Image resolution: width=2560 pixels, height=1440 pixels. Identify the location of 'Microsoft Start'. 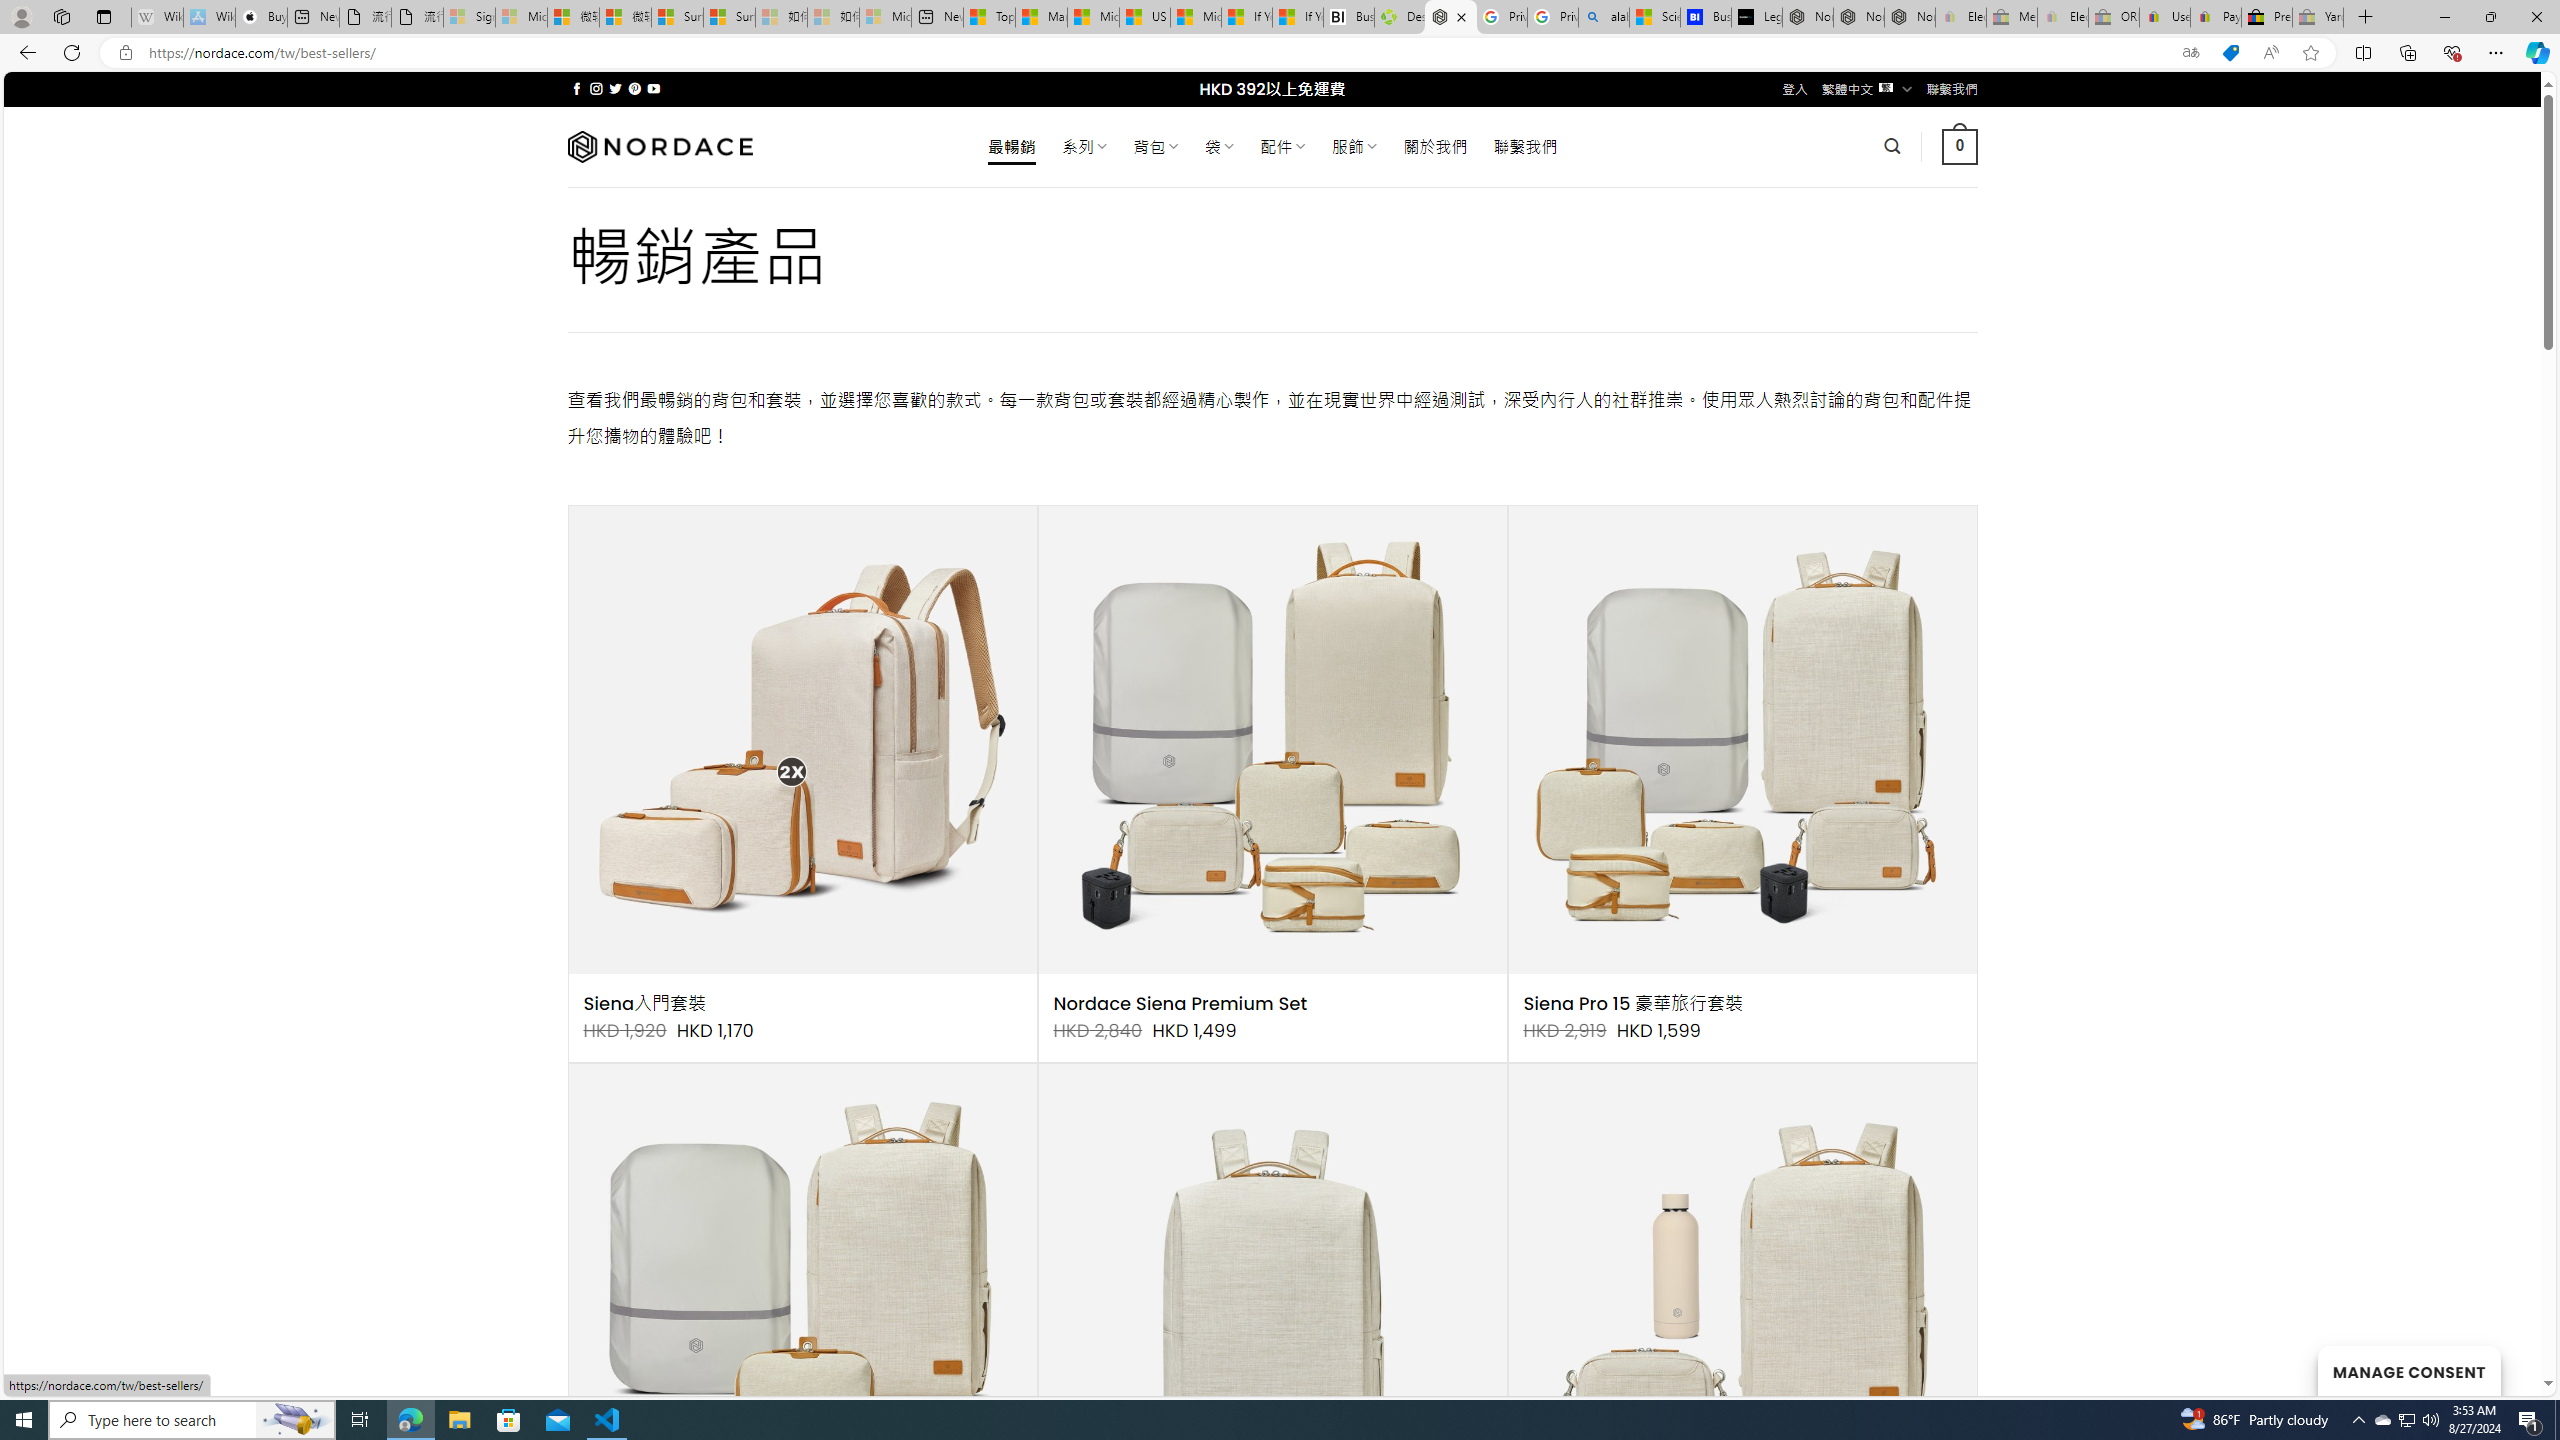
(1194, 16).